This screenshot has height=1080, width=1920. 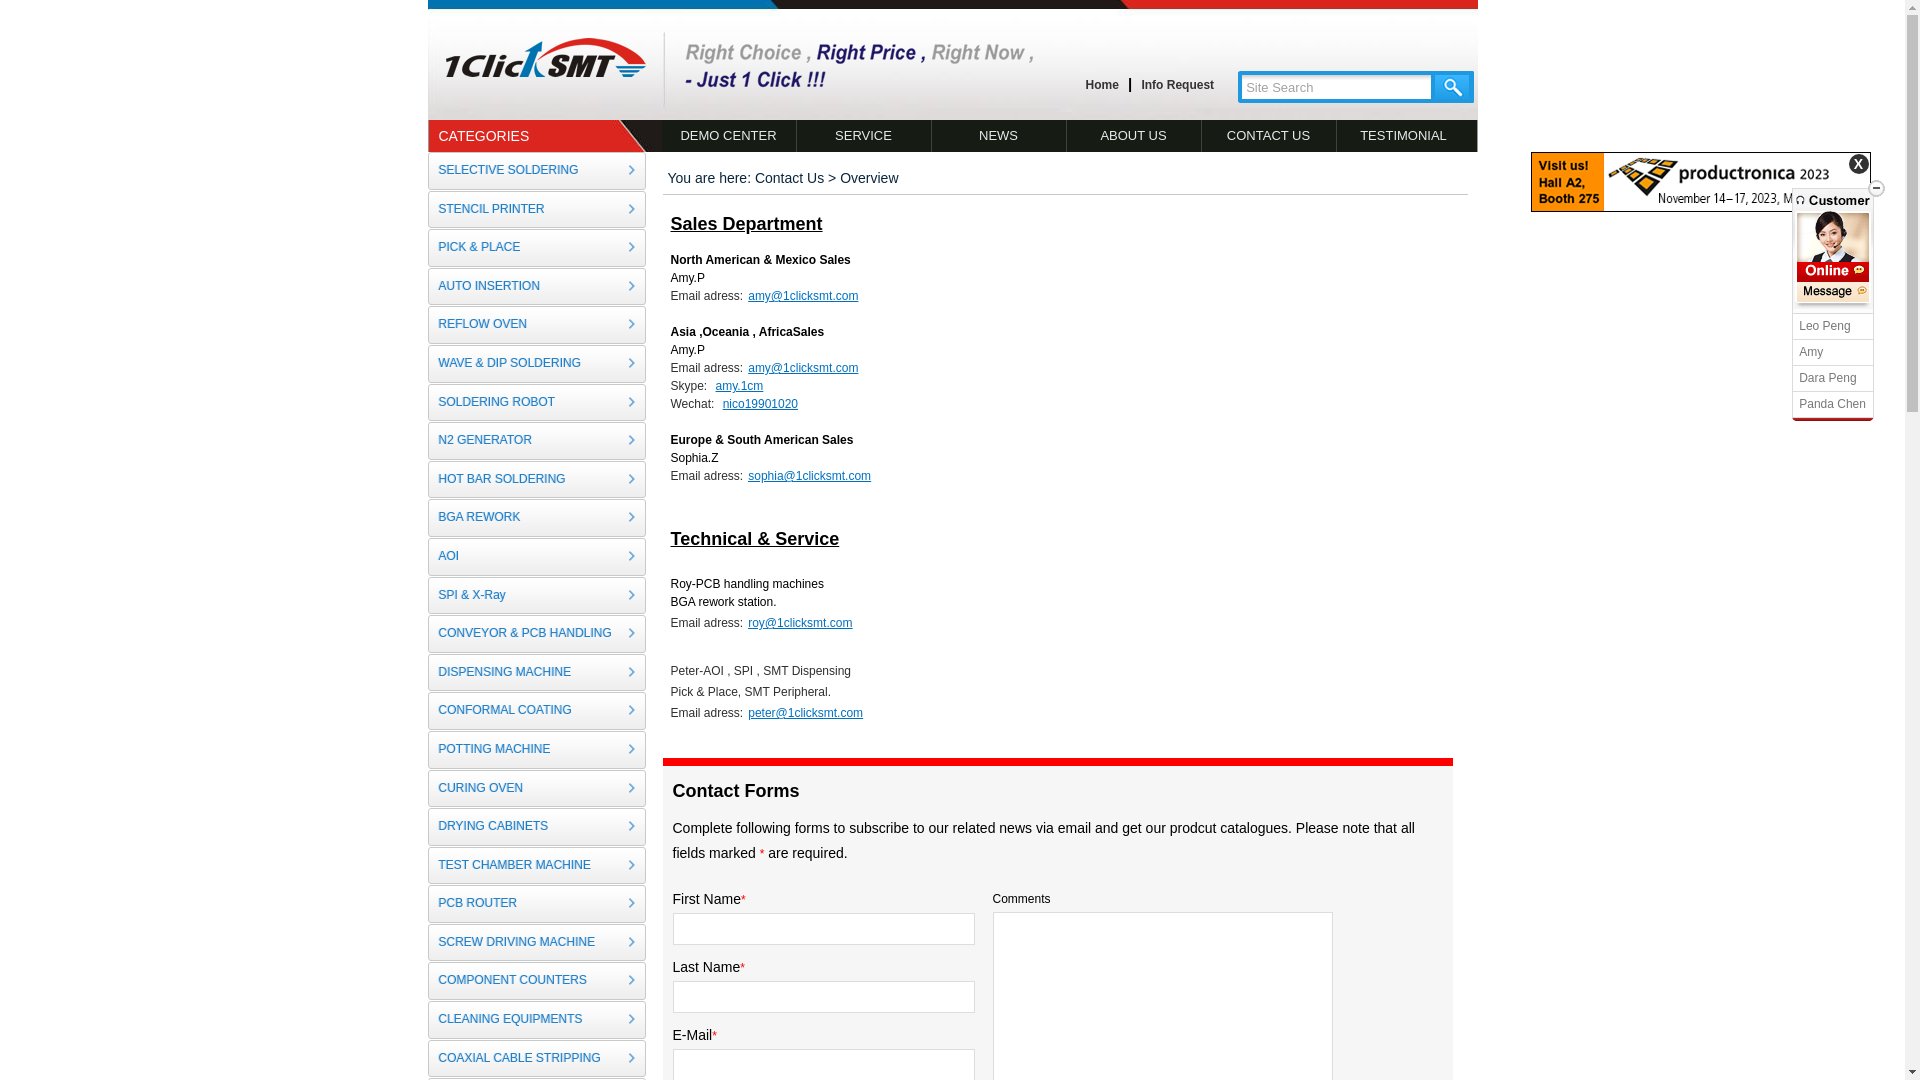 What do you see at coordinates (537, 363) in the screenshot?
I see `'WAVE & DIP SOLDERING'` at bounding box center [537, 363].